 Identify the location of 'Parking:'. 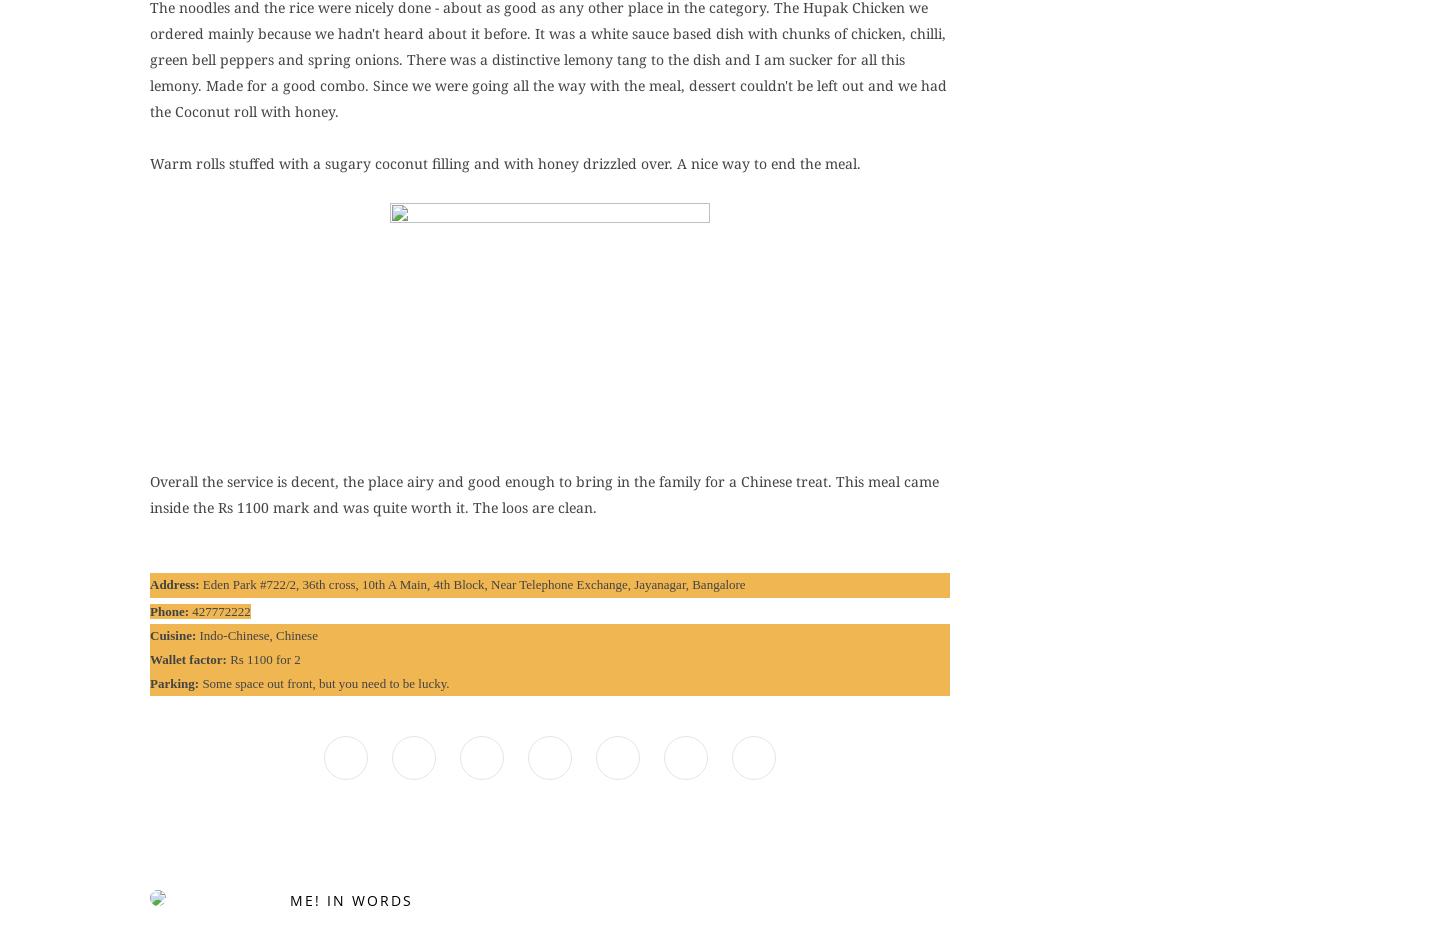
(175, 683).